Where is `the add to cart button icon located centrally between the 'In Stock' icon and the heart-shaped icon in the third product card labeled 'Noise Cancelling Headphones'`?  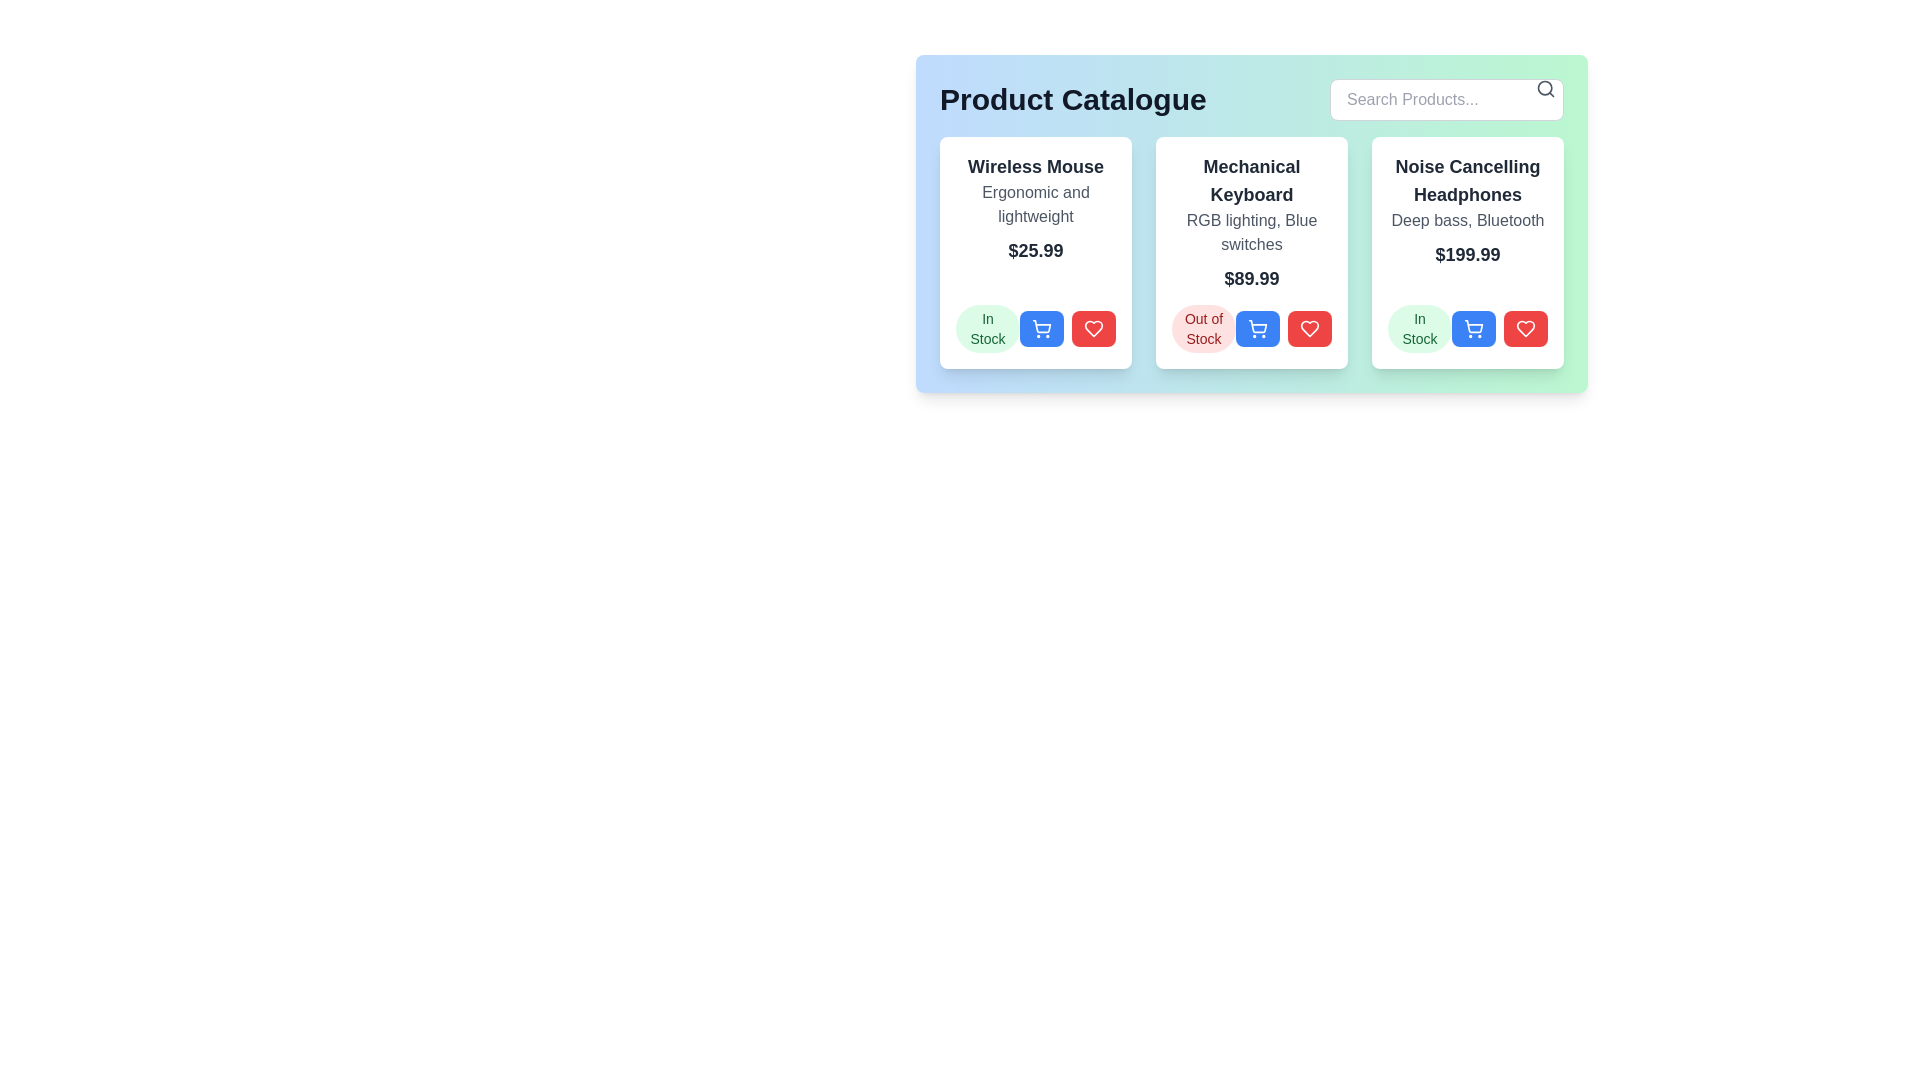 the add to cart button icon located centrally between the 'In Stock' icon and the heart-shaped icon in the third product card labeled 'Noise Cancelling Headphones' is located at coordinates (1473, 325).